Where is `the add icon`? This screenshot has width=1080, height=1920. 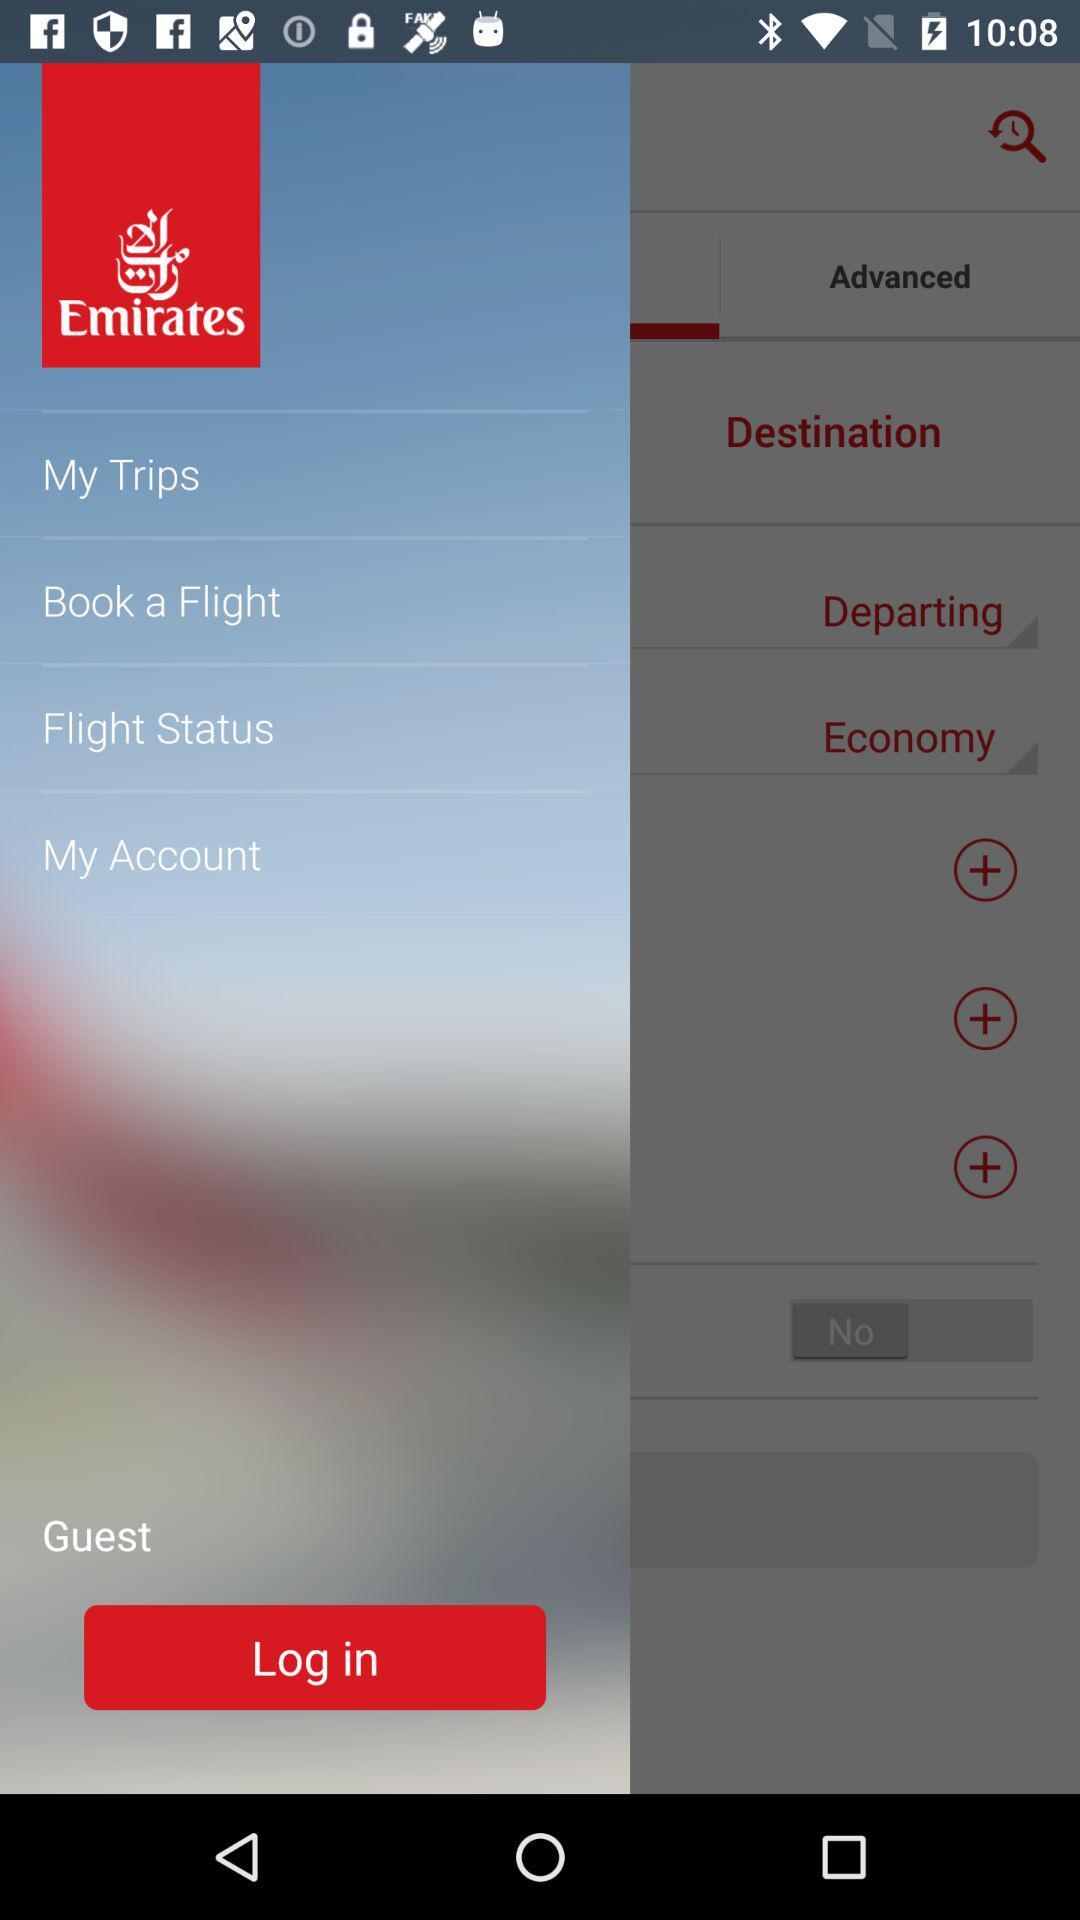
the add icon is located at coordinates (984, 1018).